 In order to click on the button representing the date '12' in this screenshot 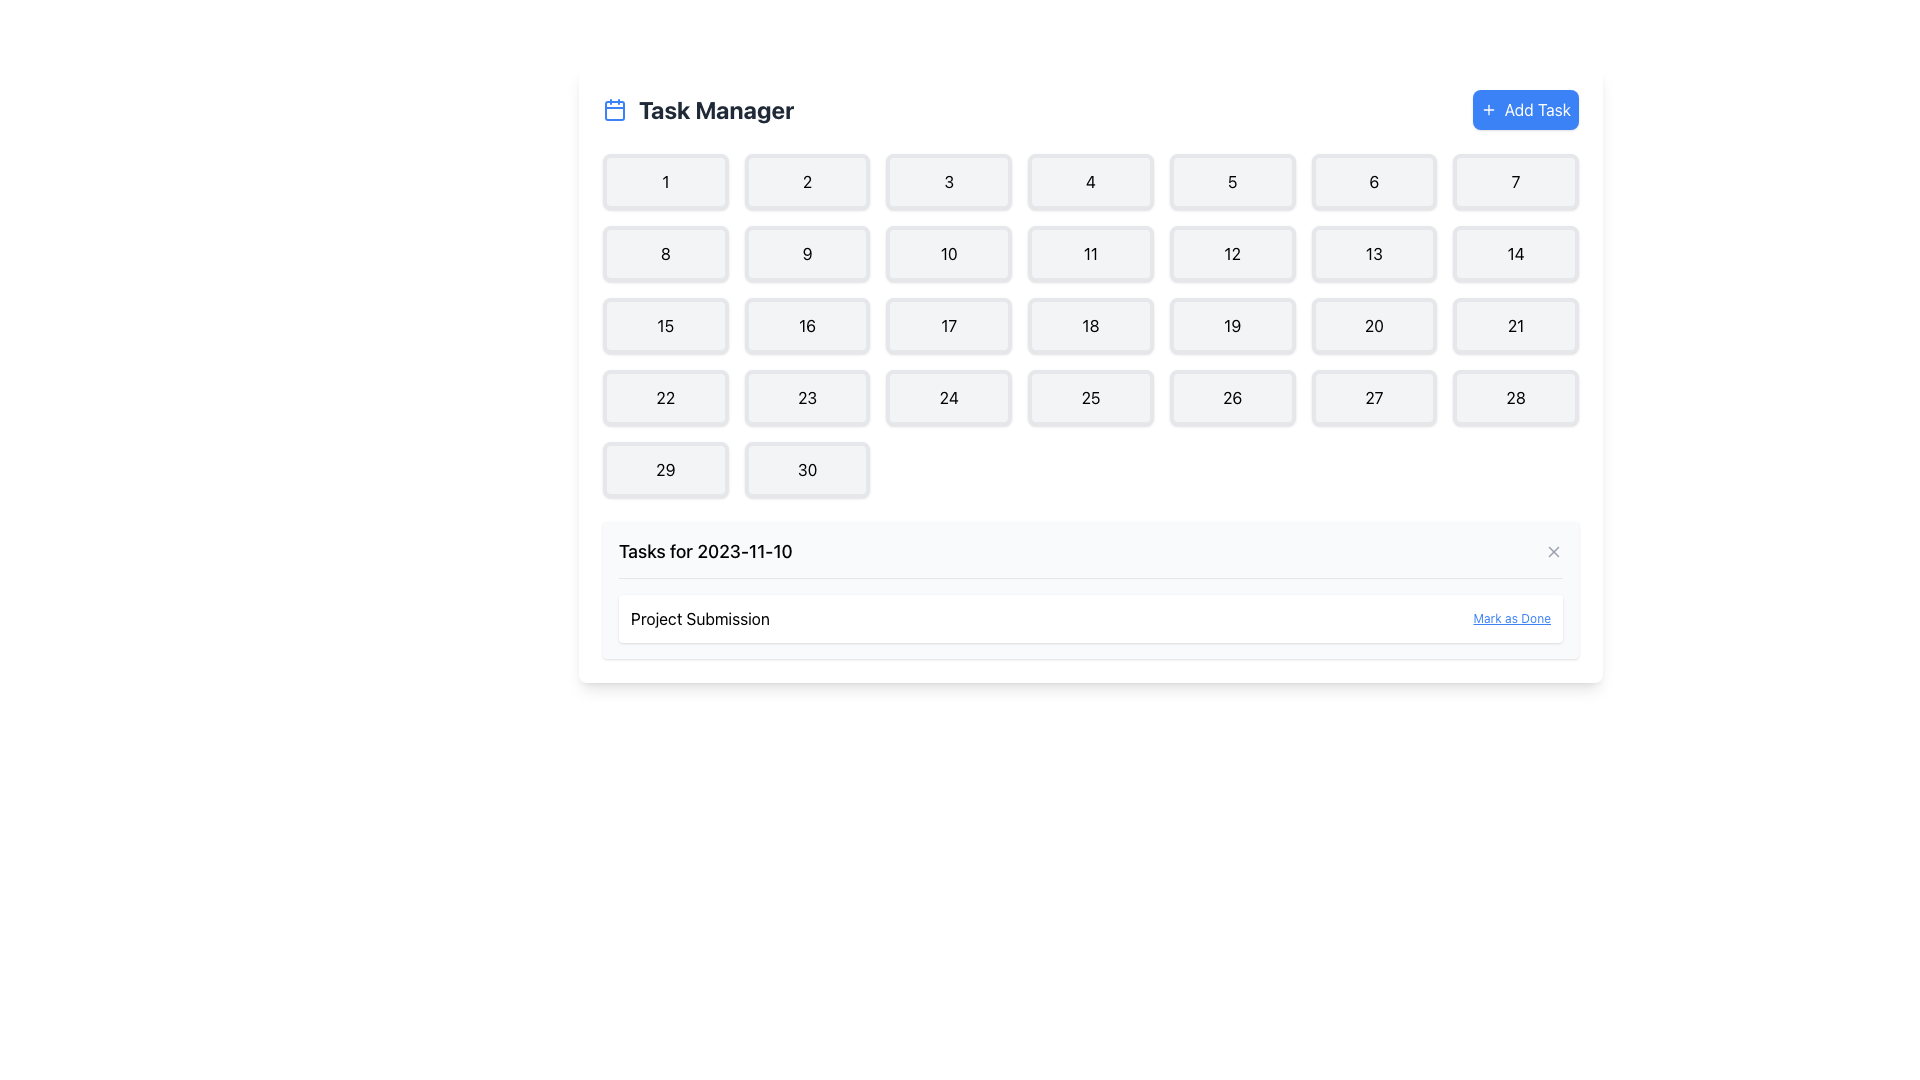, I will do `click(1231, 253)`.